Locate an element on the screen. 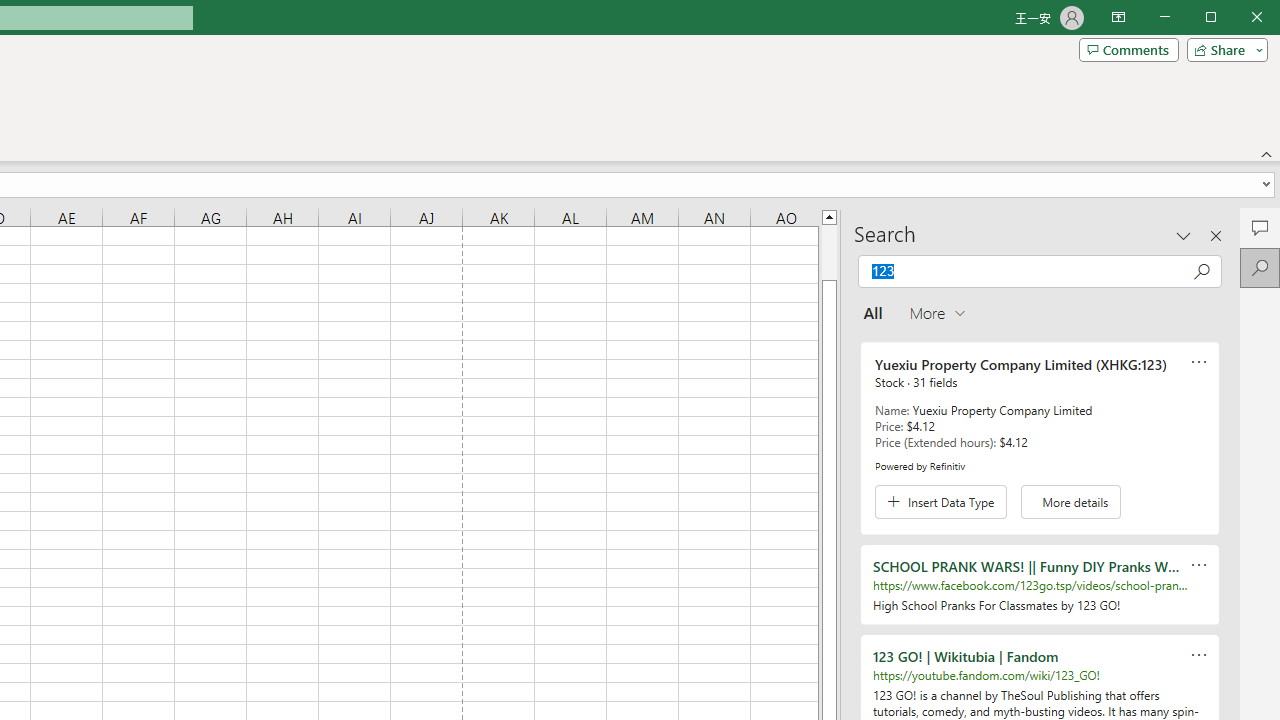  'Close' is located at coordinates (1261, 19).